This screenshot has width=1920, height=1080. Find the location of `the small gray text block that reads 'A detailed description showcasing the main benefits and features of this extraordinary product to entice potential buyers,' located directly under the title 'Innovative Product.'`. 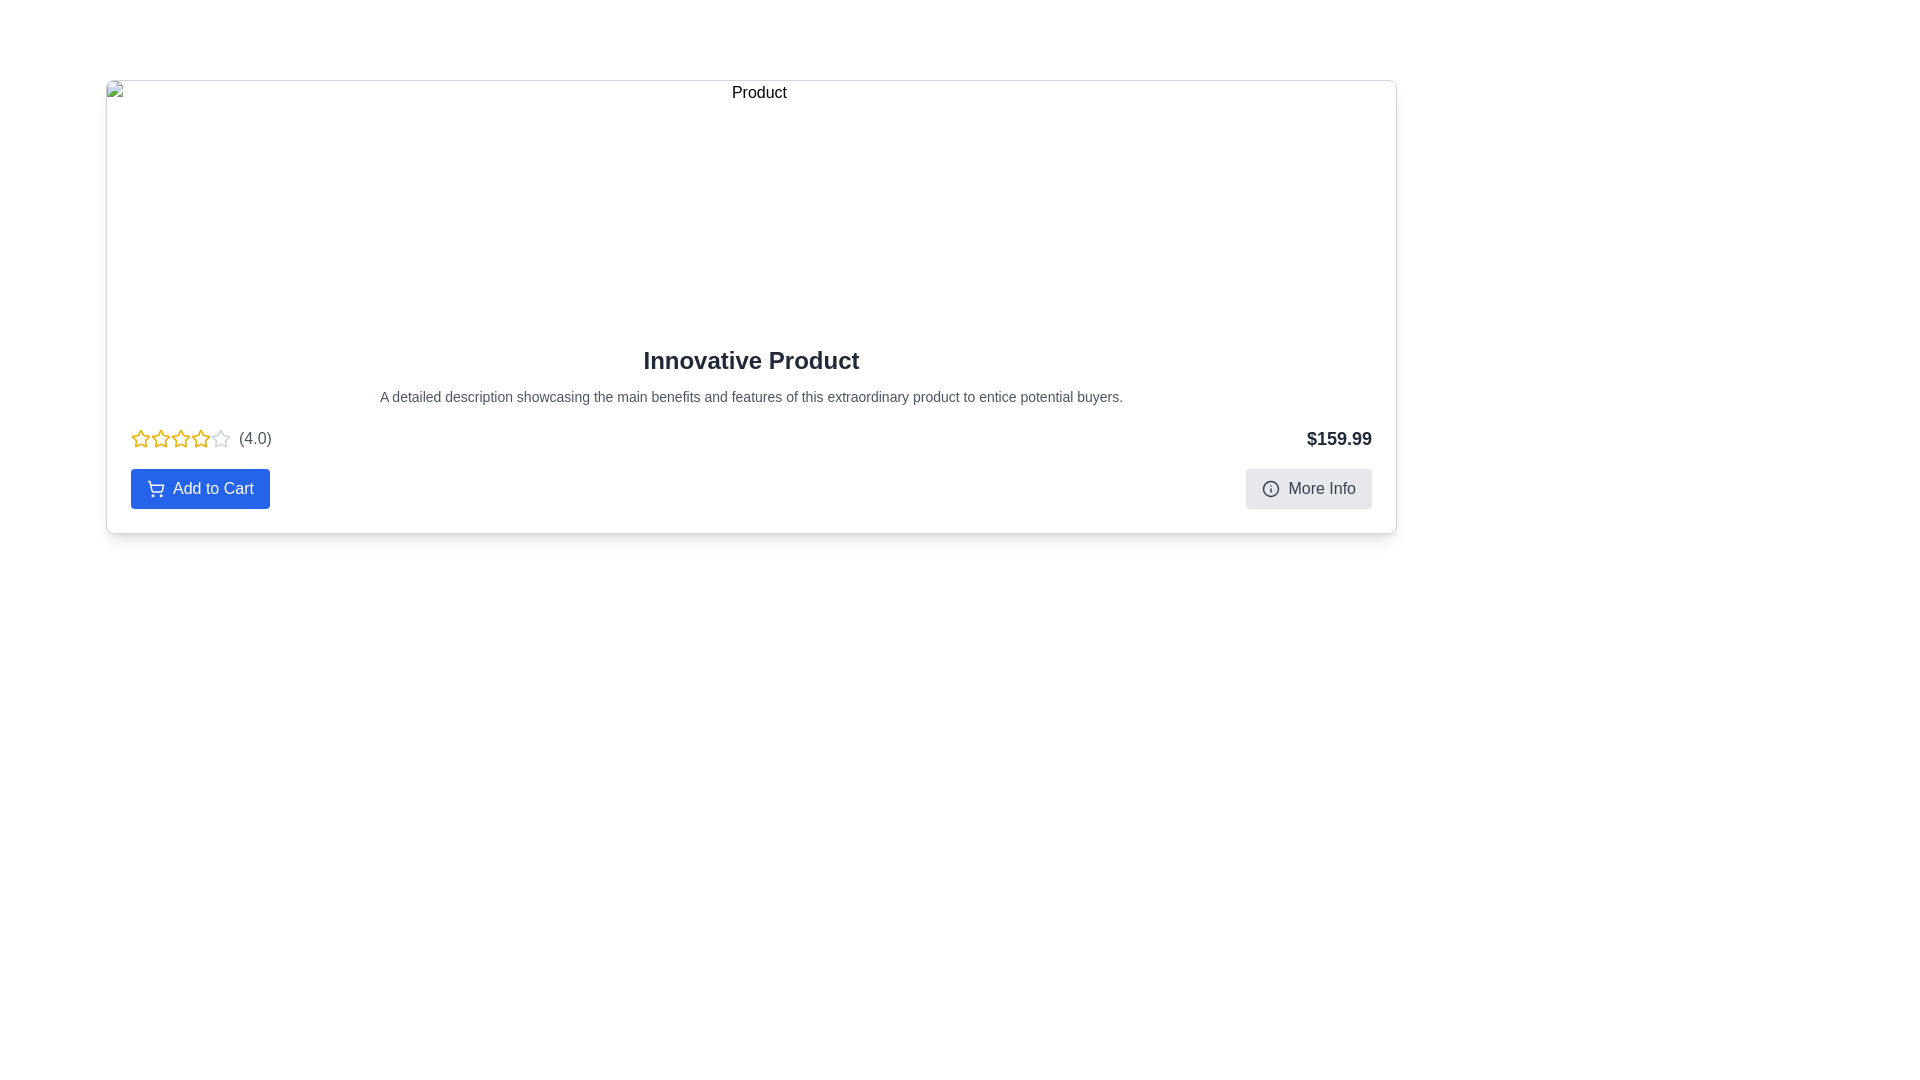

the small gray text block that reads 'A detailed description showcasing the main benefits and features of this extraordinary product to entice potential buyers,' located directly under the title 'Innovative Product.' is located at coordinates (750, 397).